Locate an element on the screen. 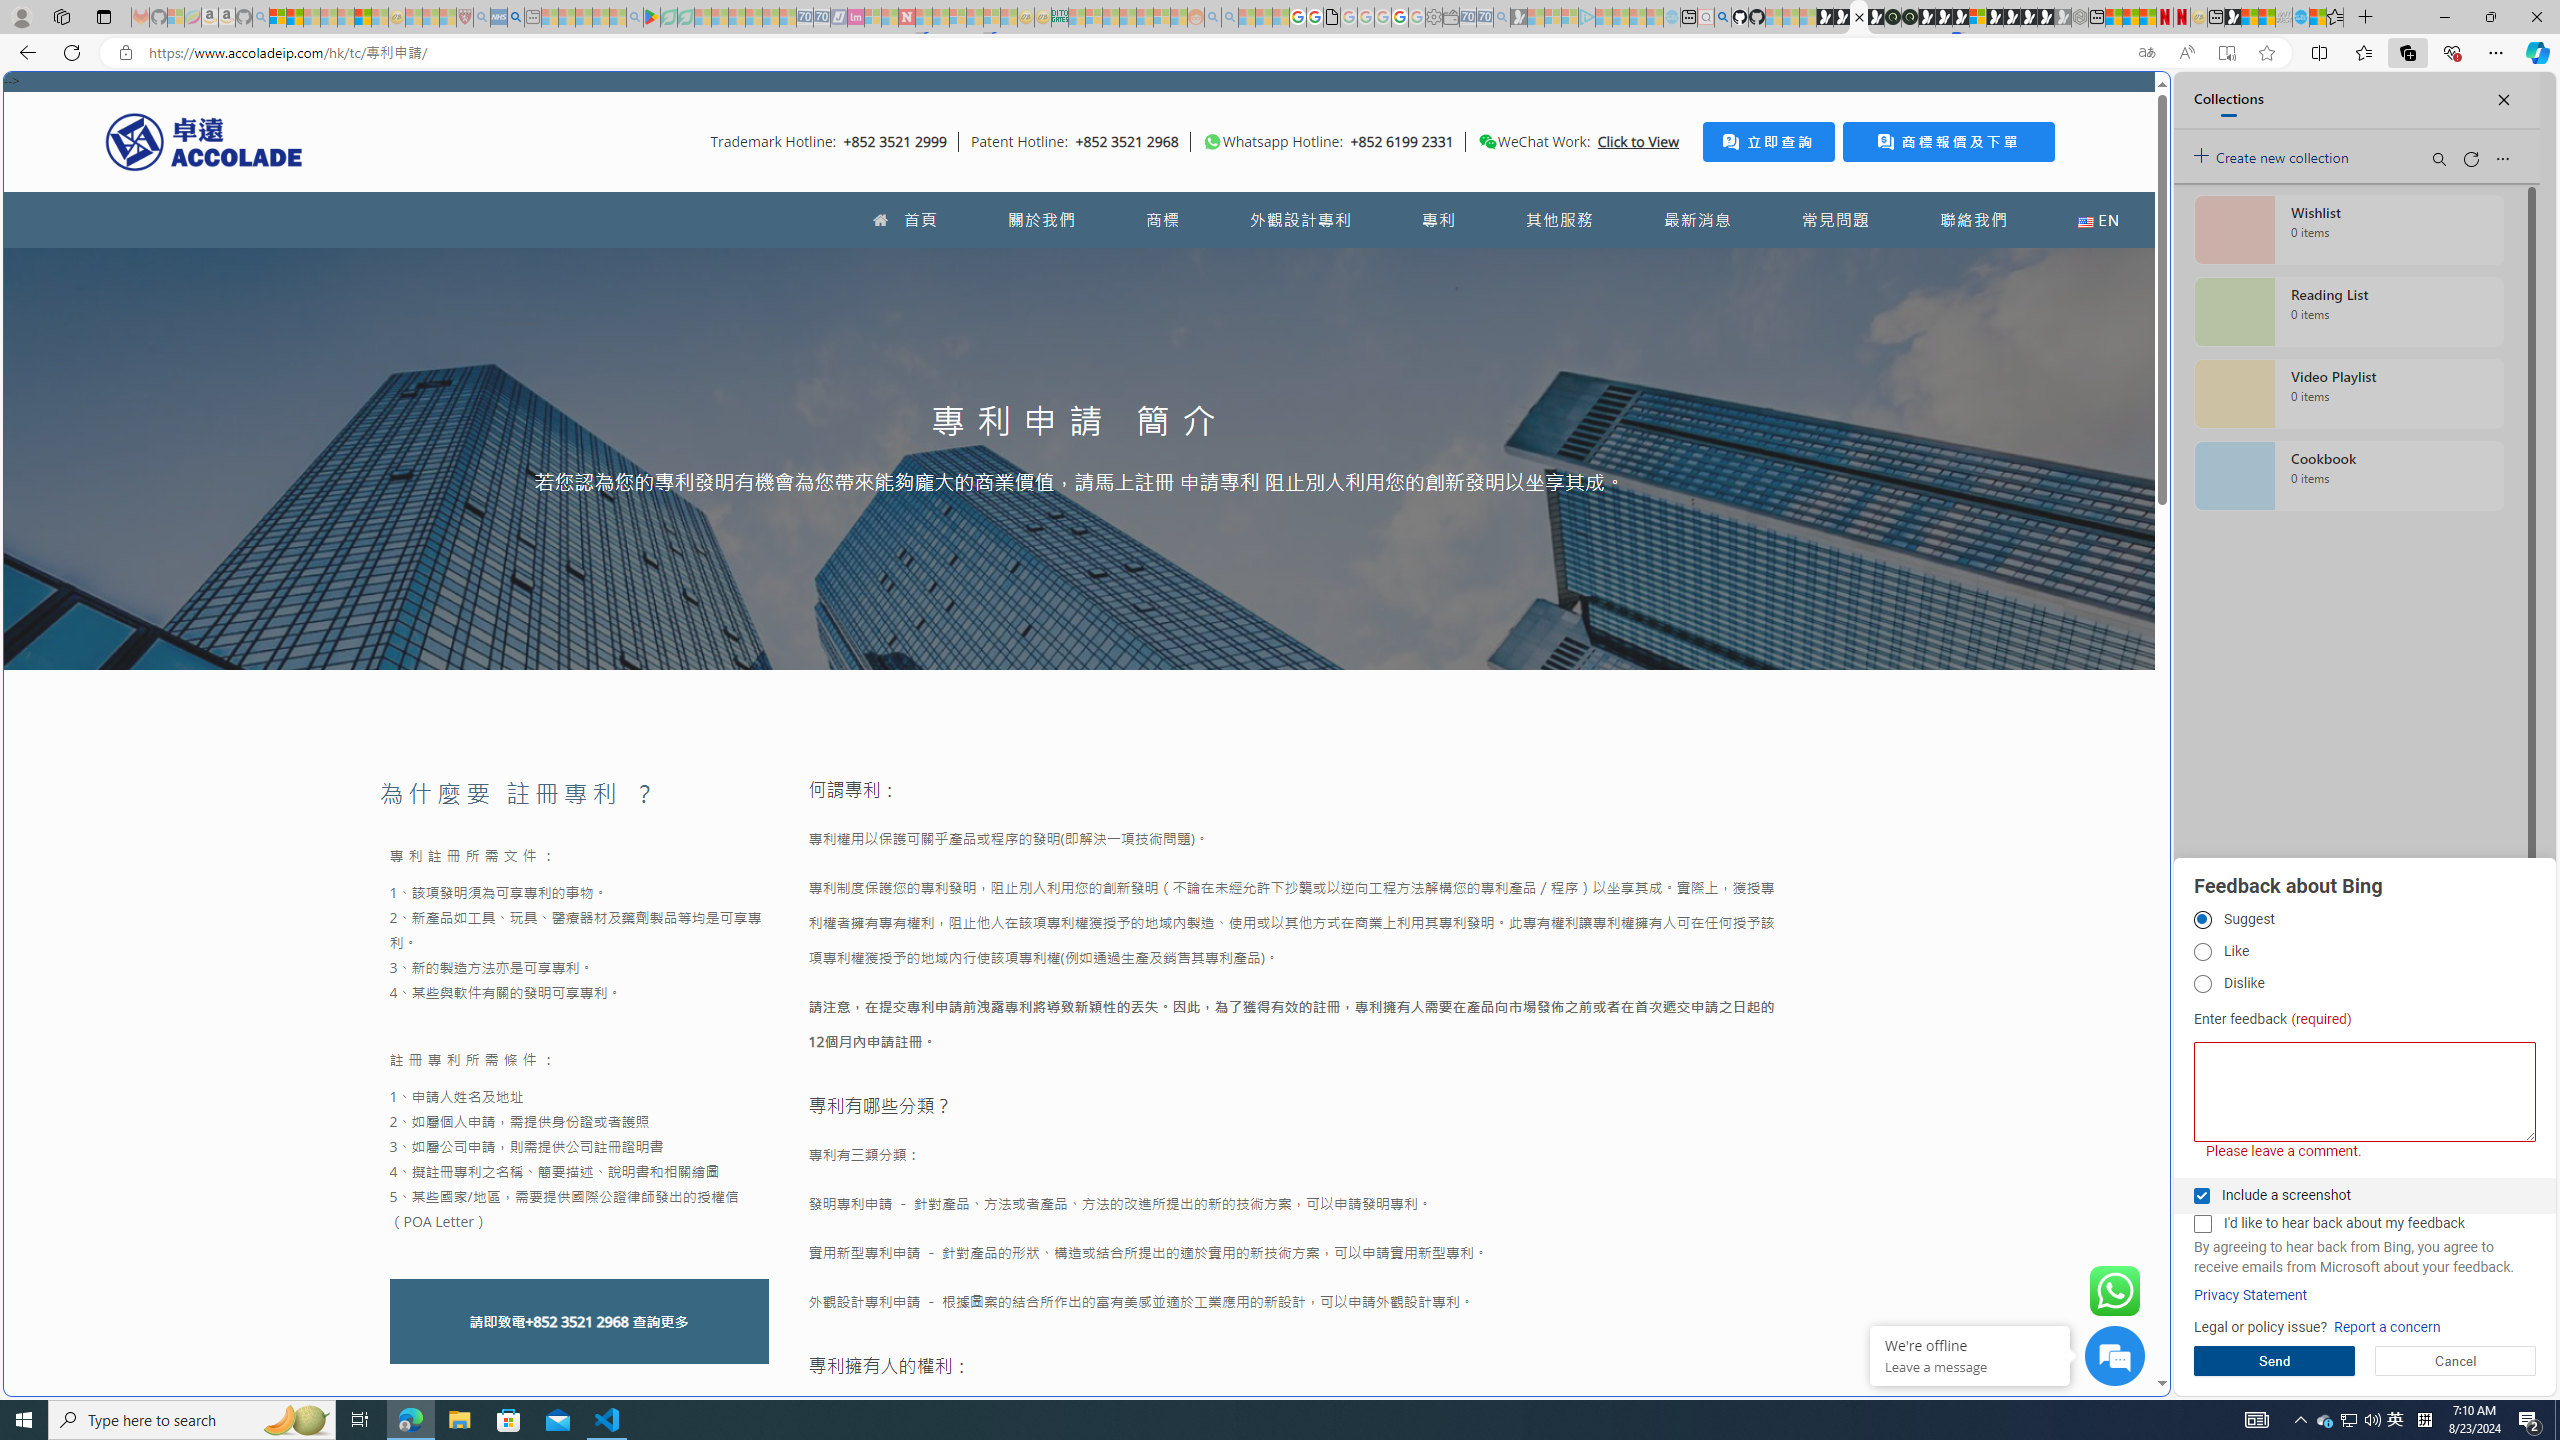 The image size is (2560, 1440). 'Services - Maintenance | Sky Blue Bikes - Sky Blue Bikes' is located at coordinates (2299, 16).